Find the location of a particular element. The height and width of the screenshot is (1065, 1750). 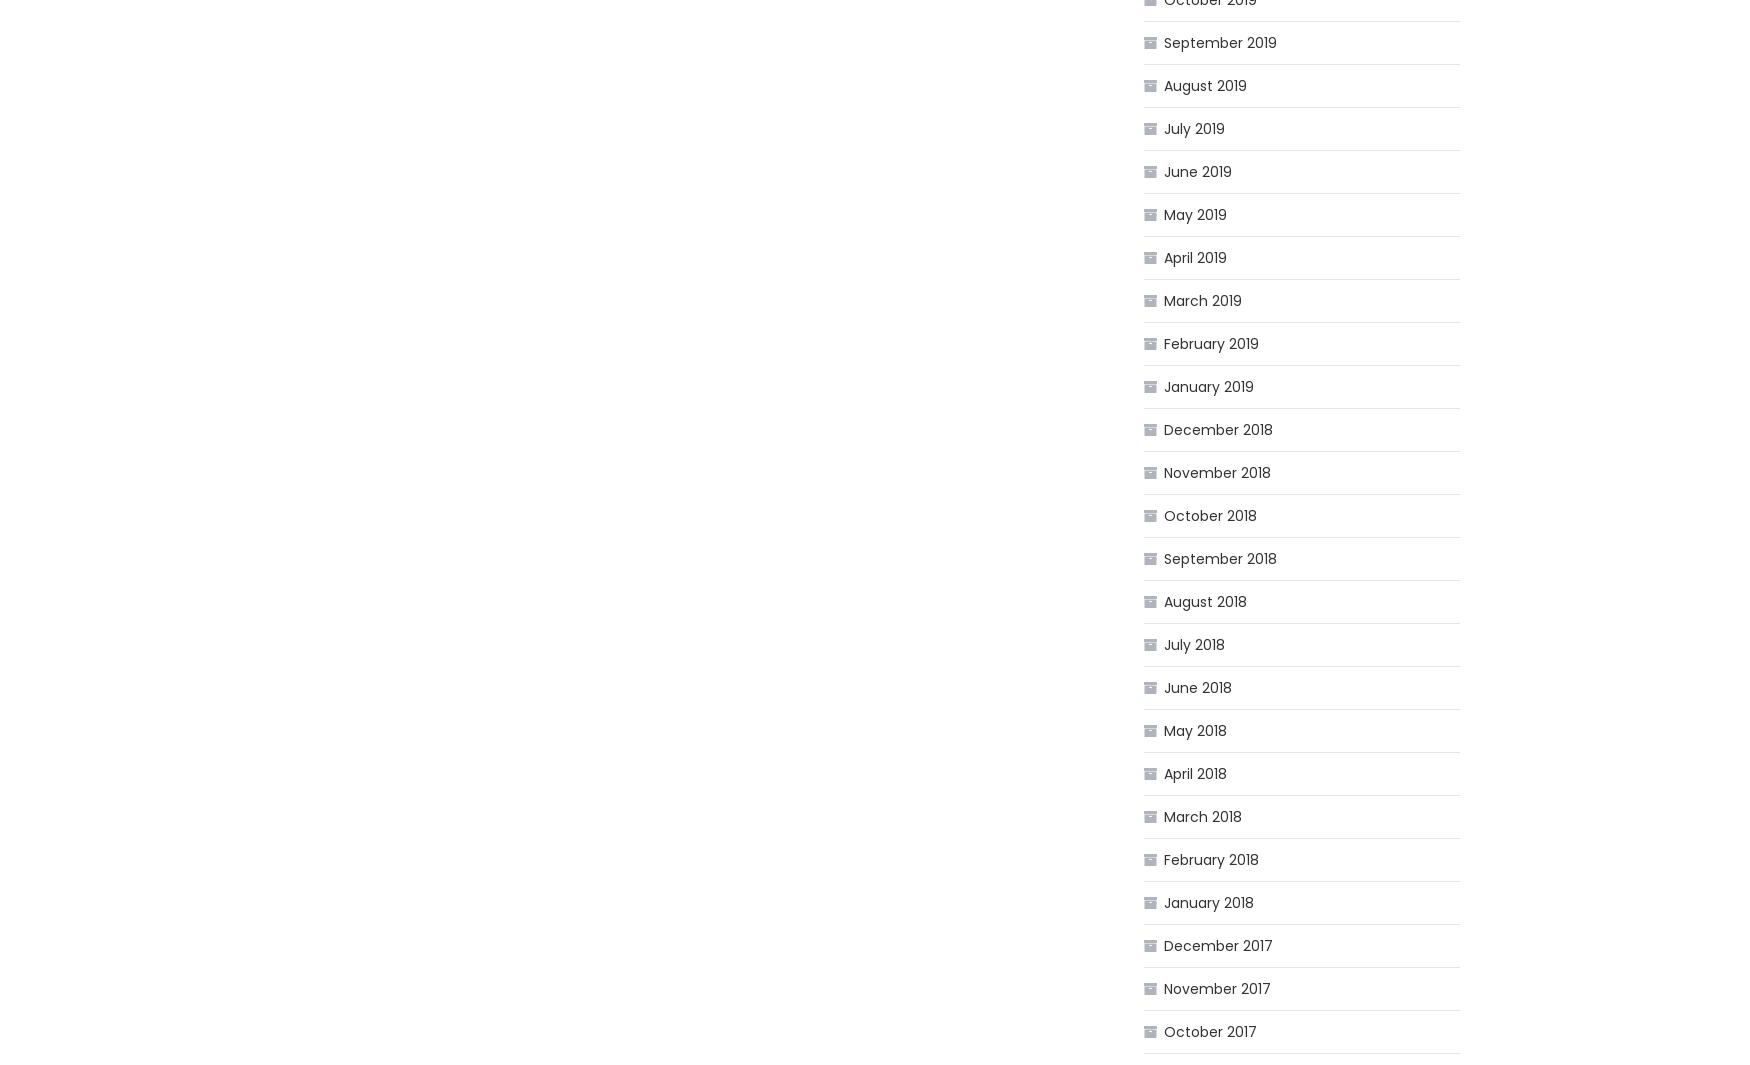

'February 2019' is located at coordinates (1211, 342).